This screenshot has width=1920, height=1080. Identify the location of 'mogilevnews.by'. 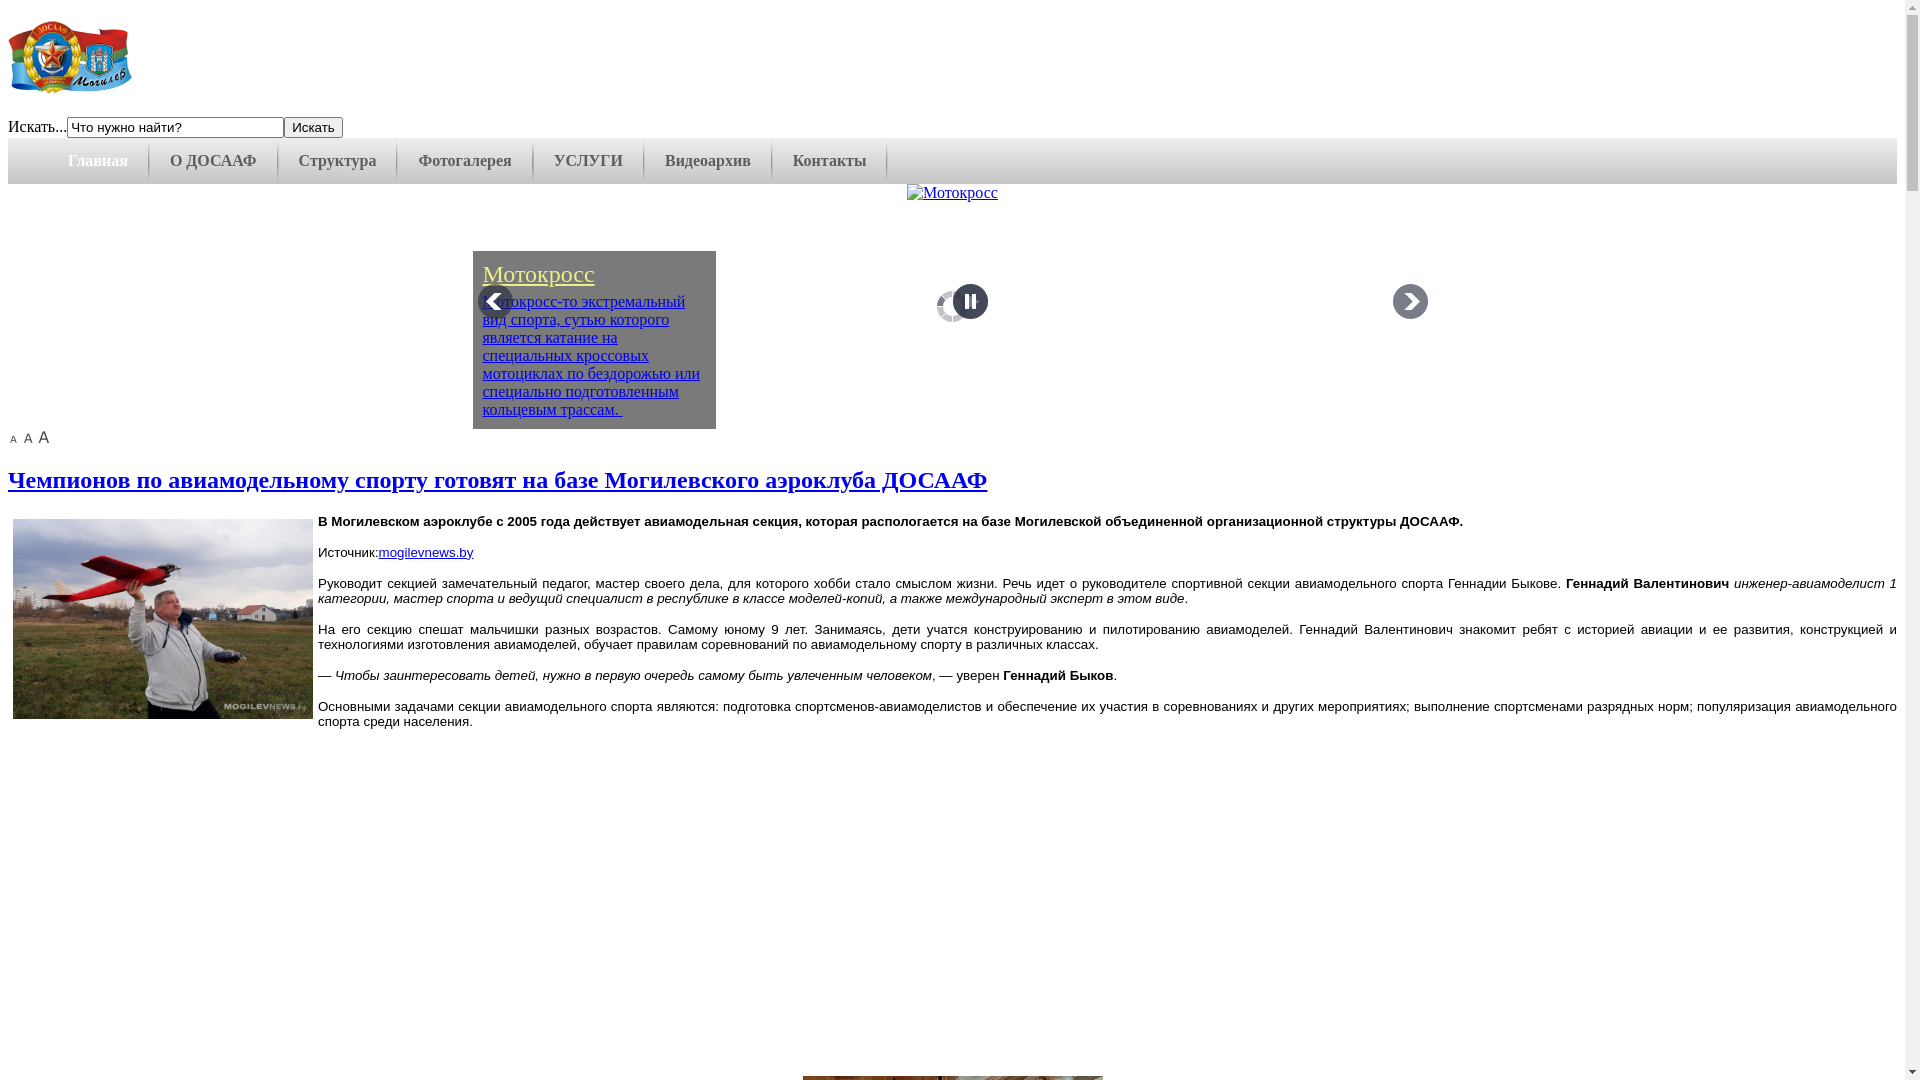
(425, 552).